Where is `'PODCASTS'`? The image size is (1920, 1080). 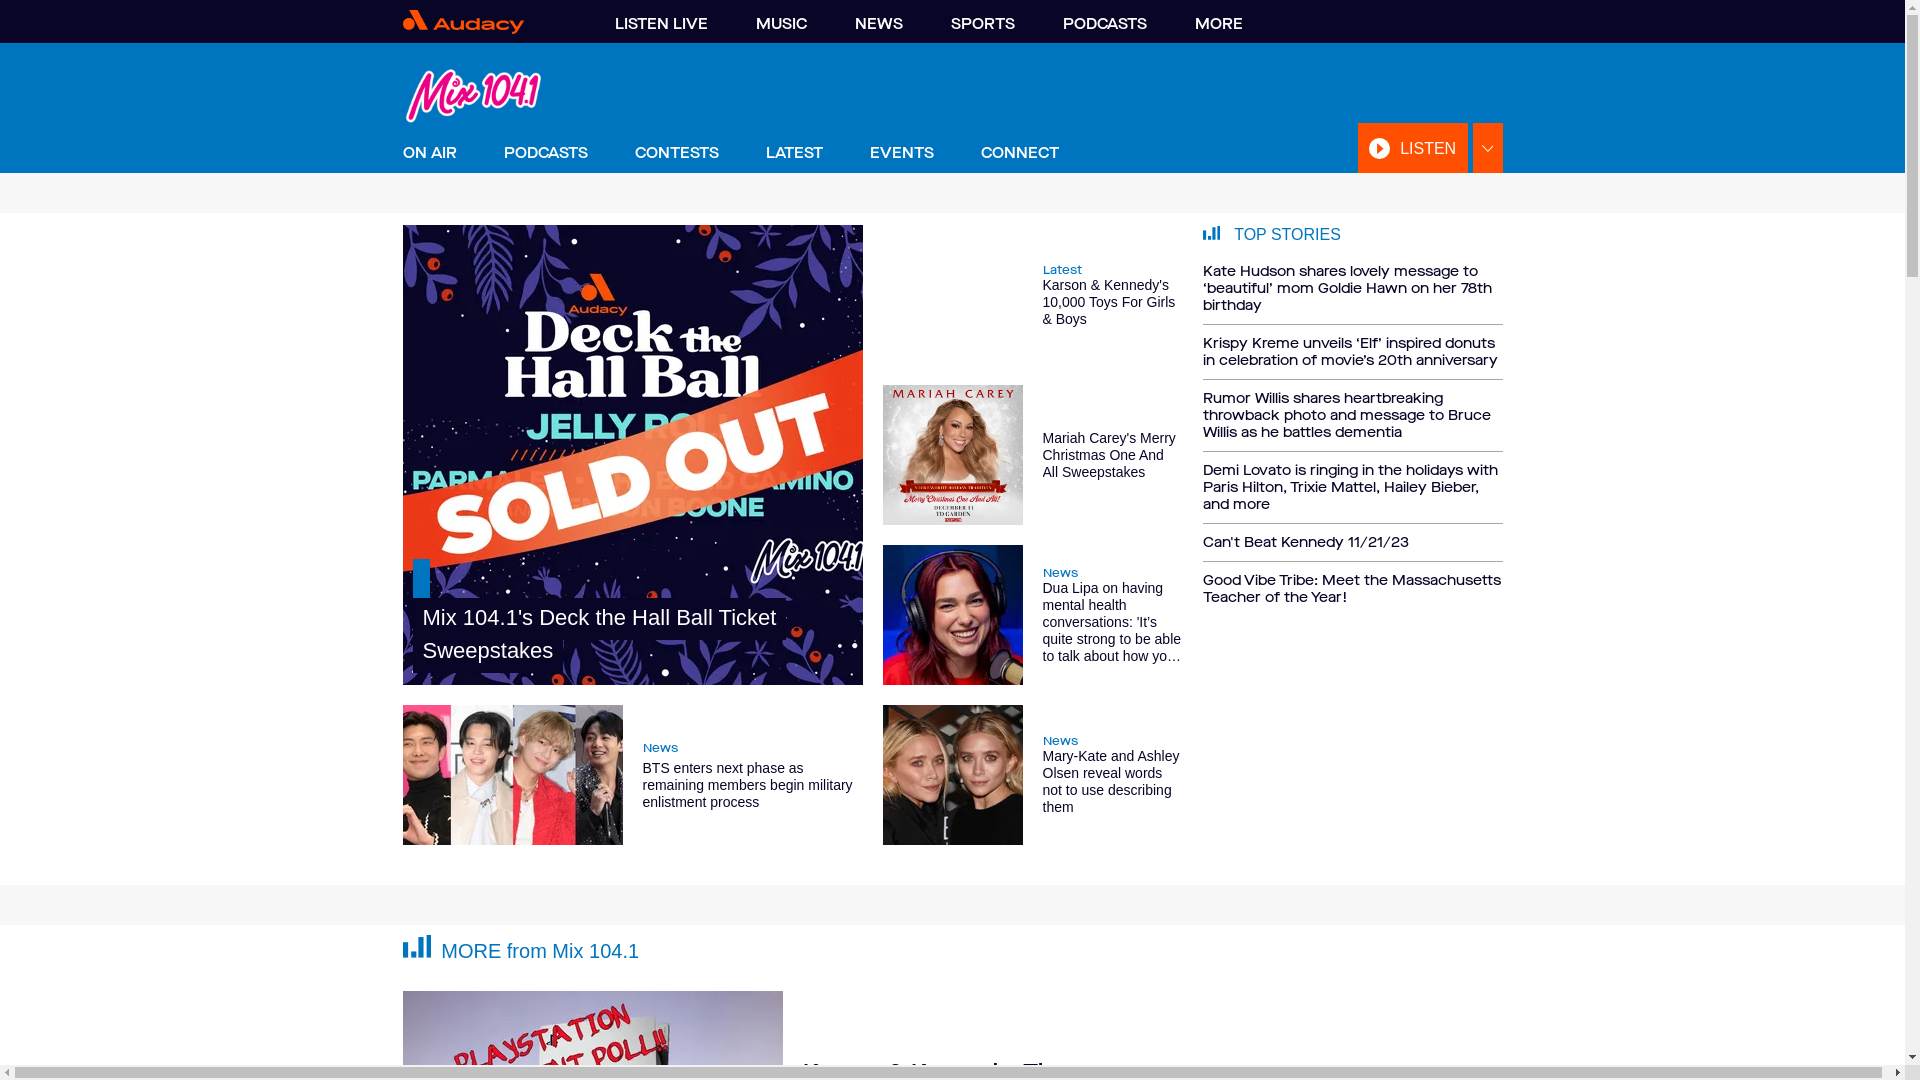
'PODCASTS' is located at coordinates (546, 152).